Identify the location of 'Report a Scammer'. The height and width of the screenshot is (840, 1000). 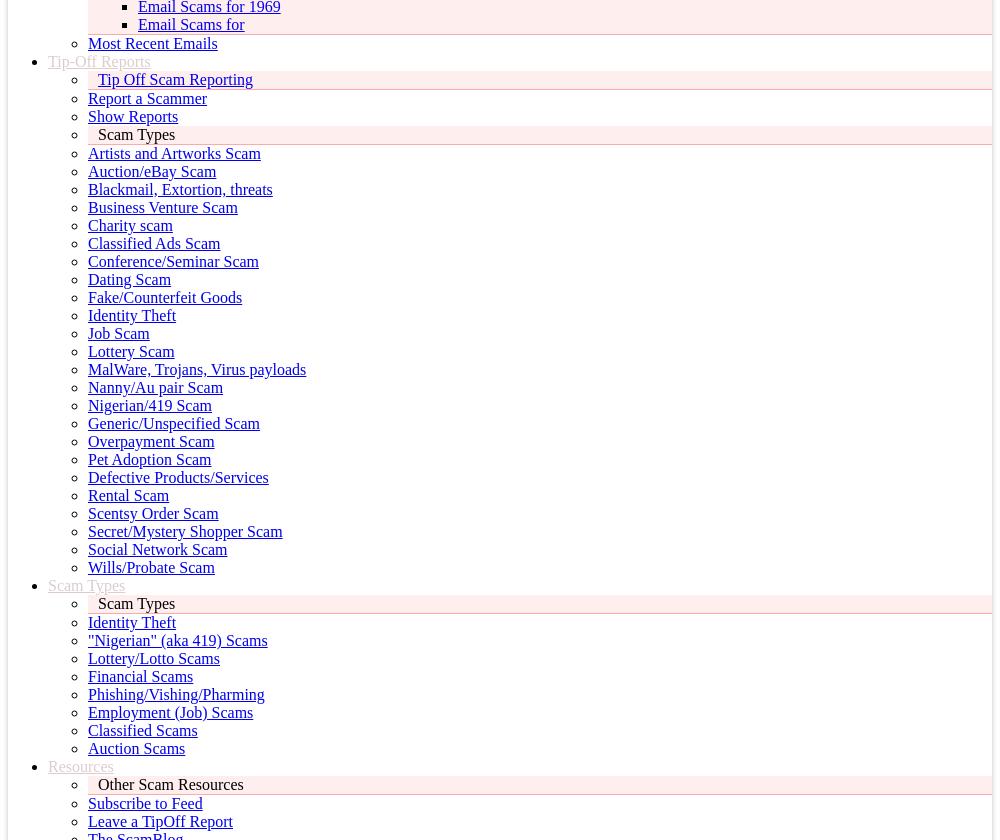
(147, 98).